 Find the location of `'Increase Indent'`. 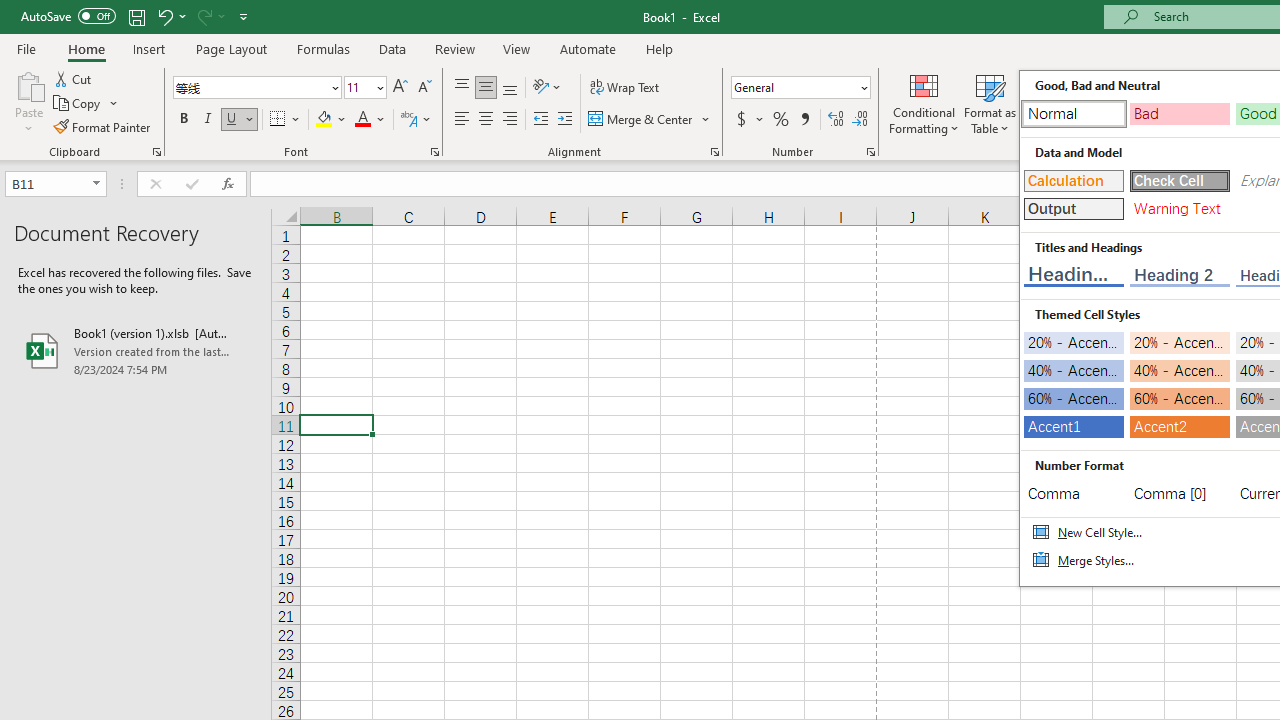

'Increase Indent' is located at coordinates (564, 119).